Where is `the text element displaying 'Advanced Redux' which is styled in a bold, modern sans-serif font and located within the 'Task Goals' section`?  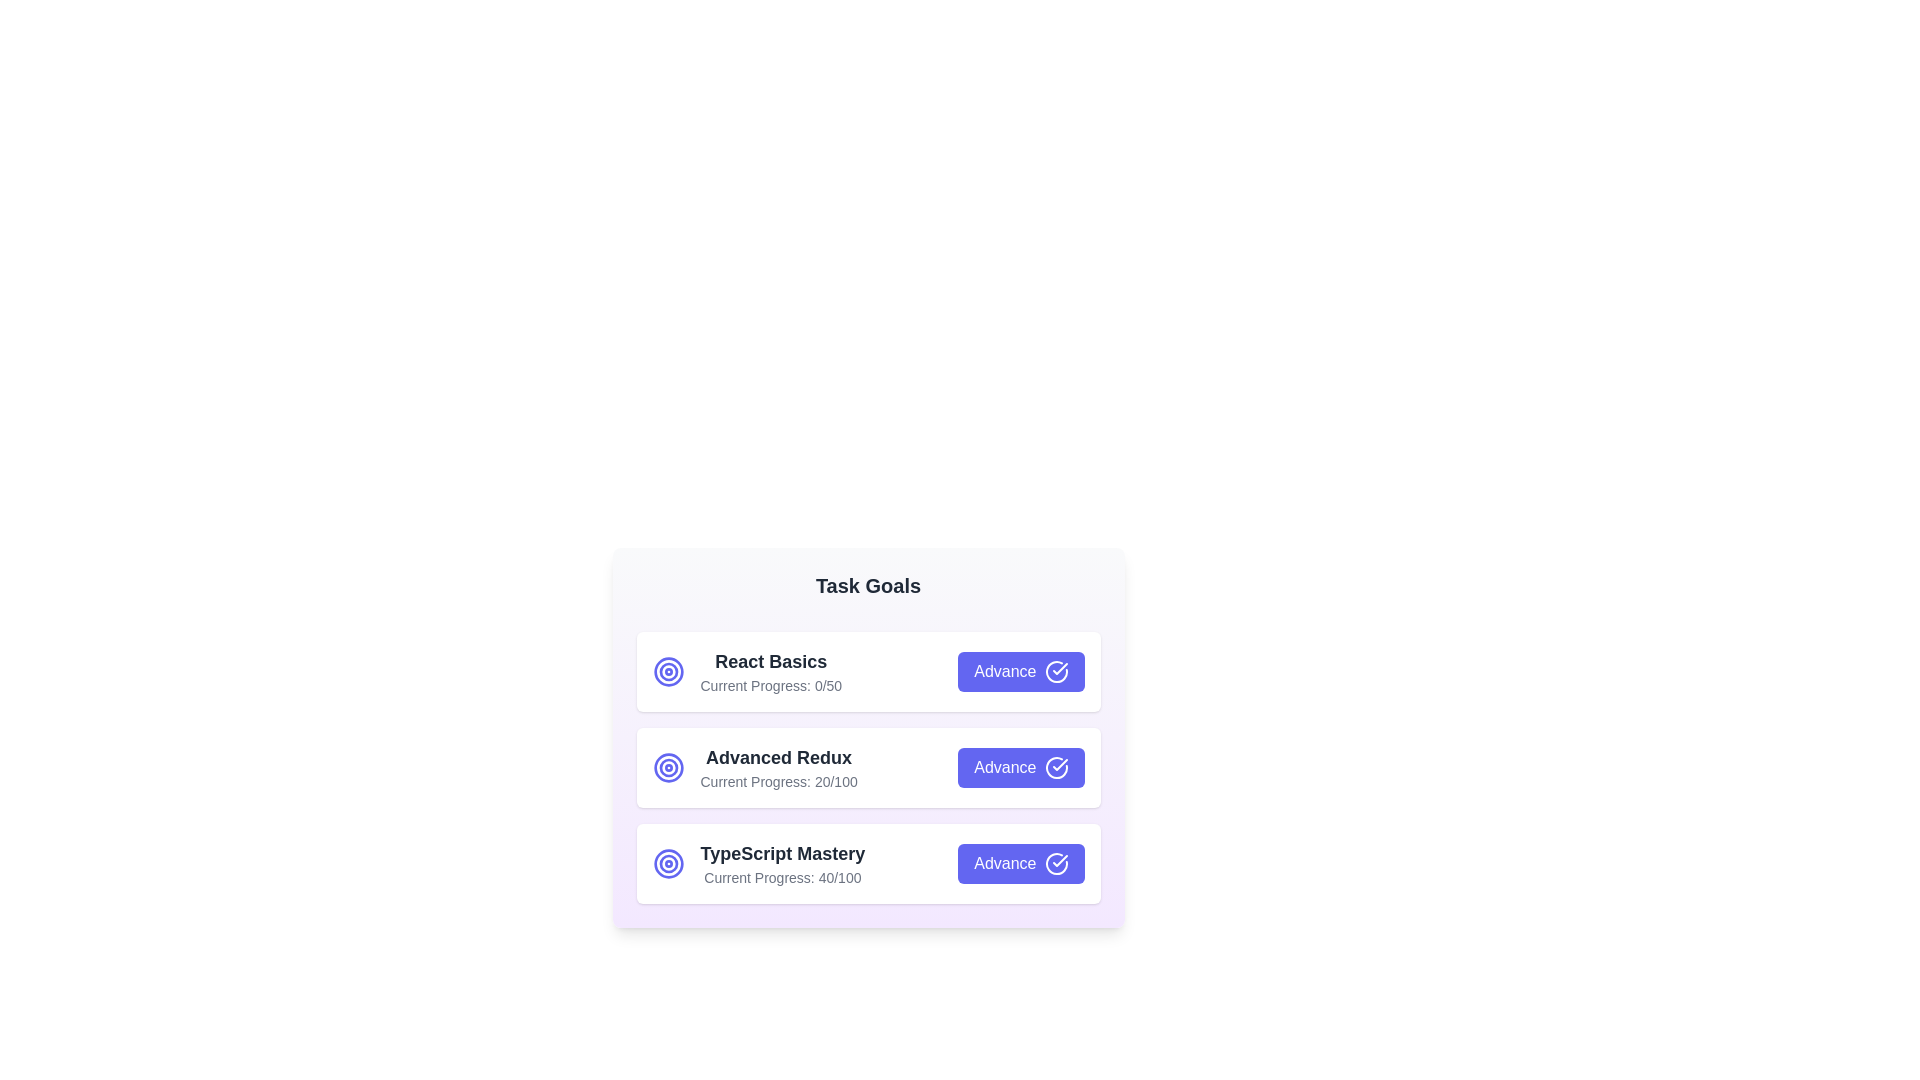
the text element displaying 'Advanced Redux' which is styled in a bold, modern sans-serif font and located within the 'Task Goals' section is located at coordinates (778, 758).